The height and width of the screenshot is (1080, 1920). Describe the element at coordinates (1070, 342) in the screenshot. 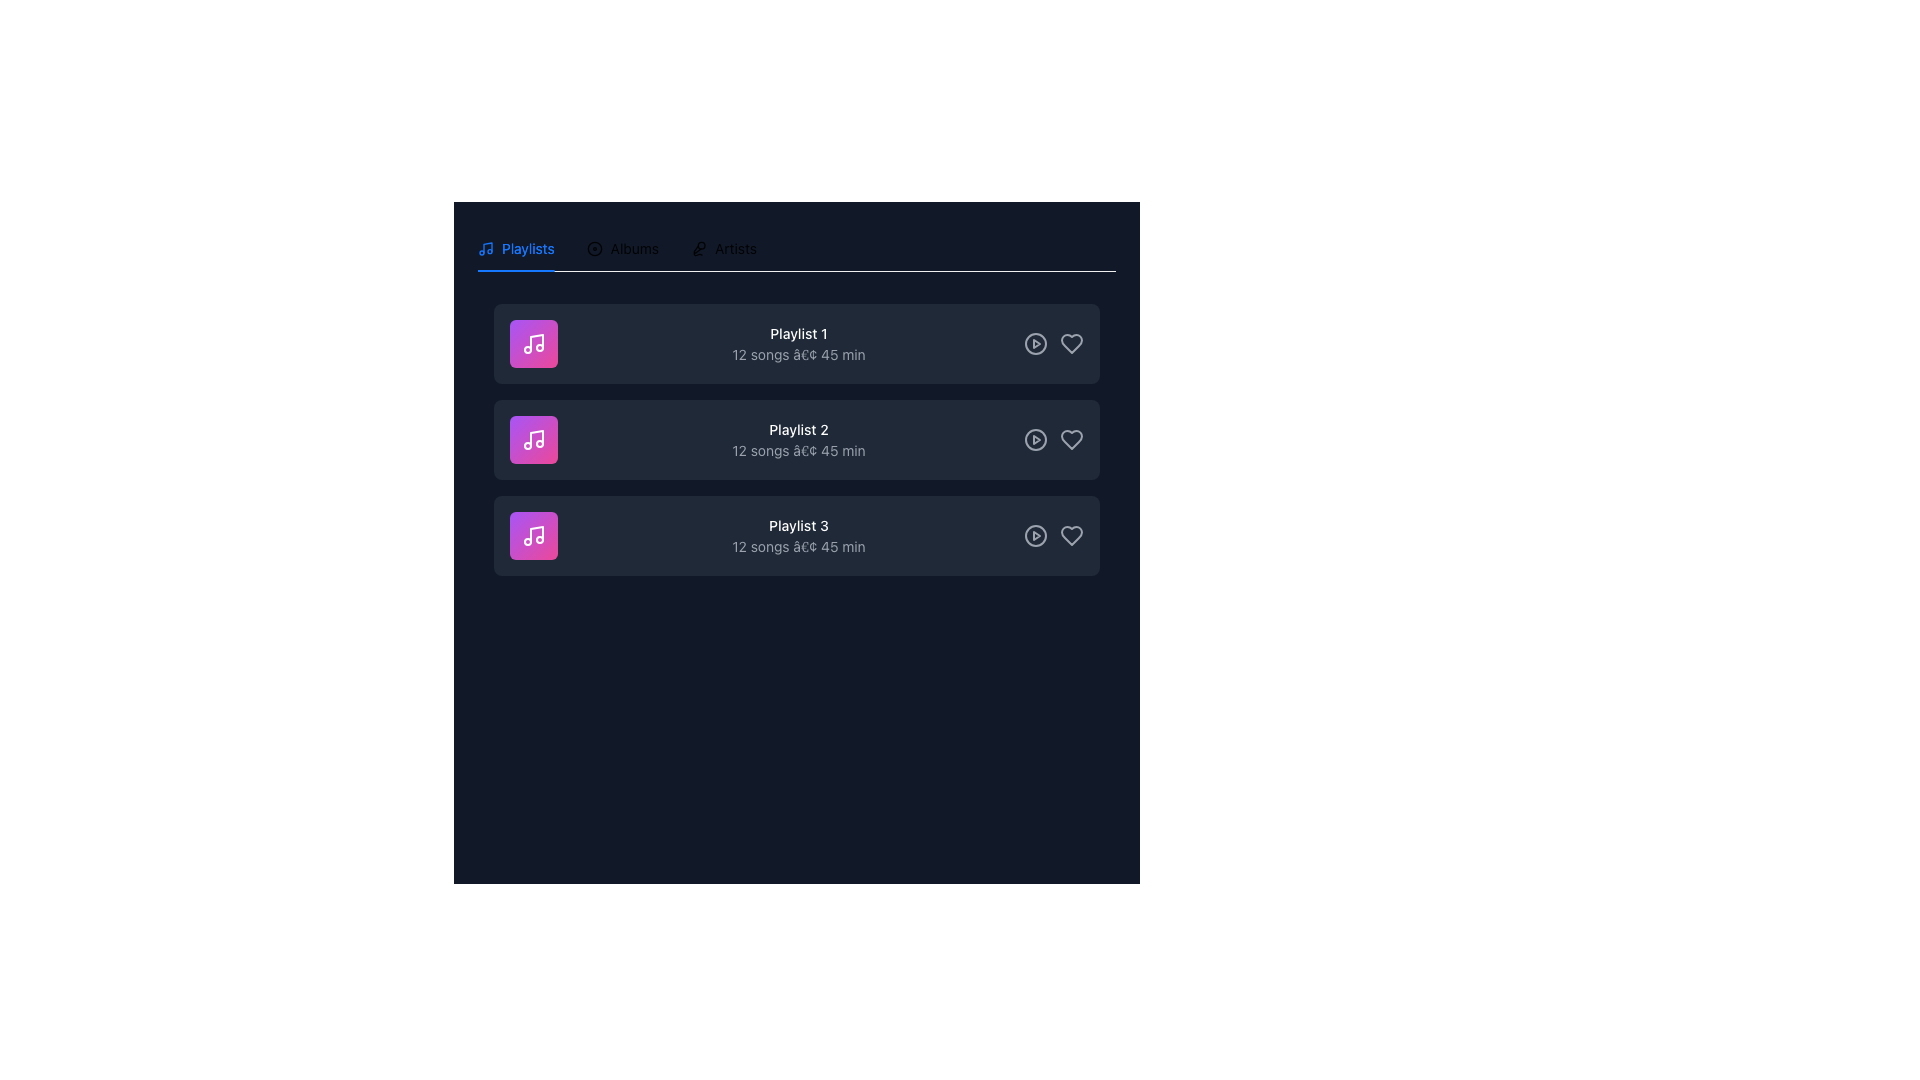

I see `the favorite button icon located on the far right of the playlist row` at that location.